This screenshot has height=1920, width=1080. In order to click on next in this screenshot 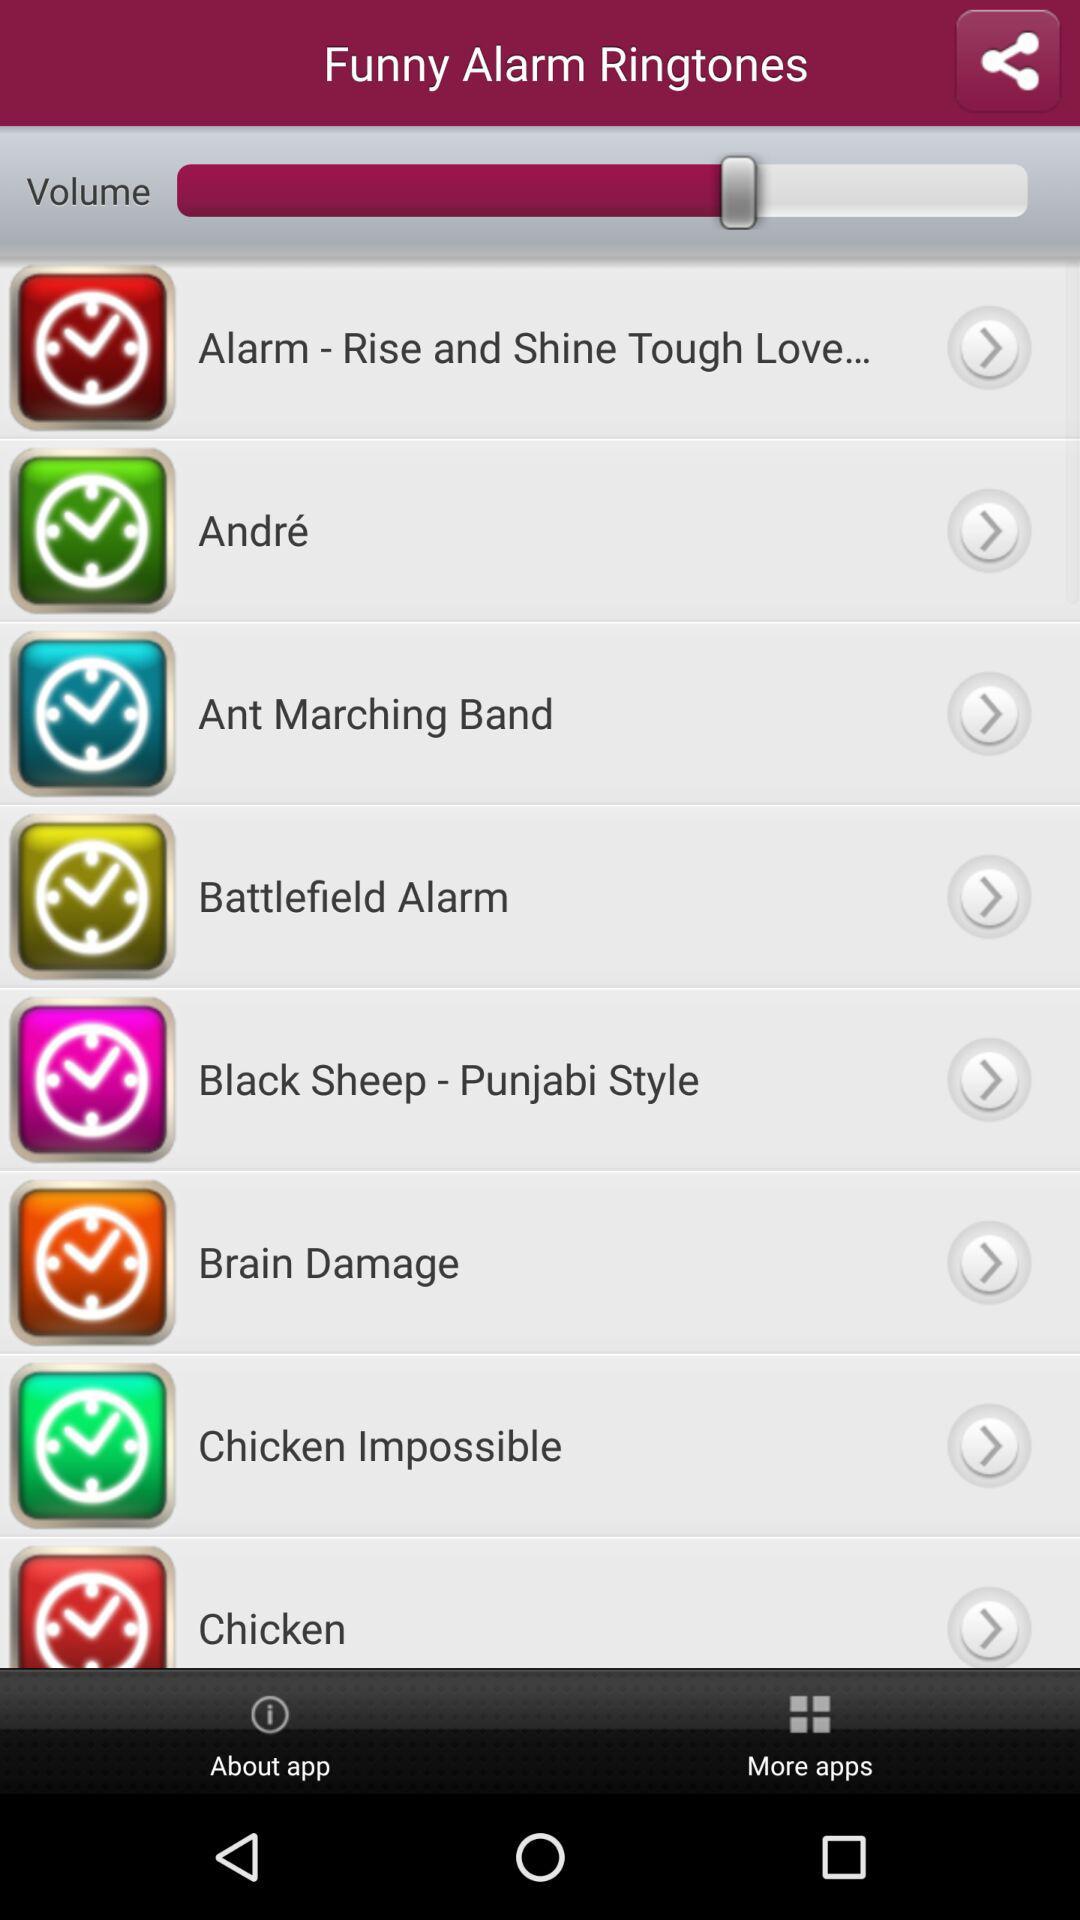, I will do `click(987, 894)`.